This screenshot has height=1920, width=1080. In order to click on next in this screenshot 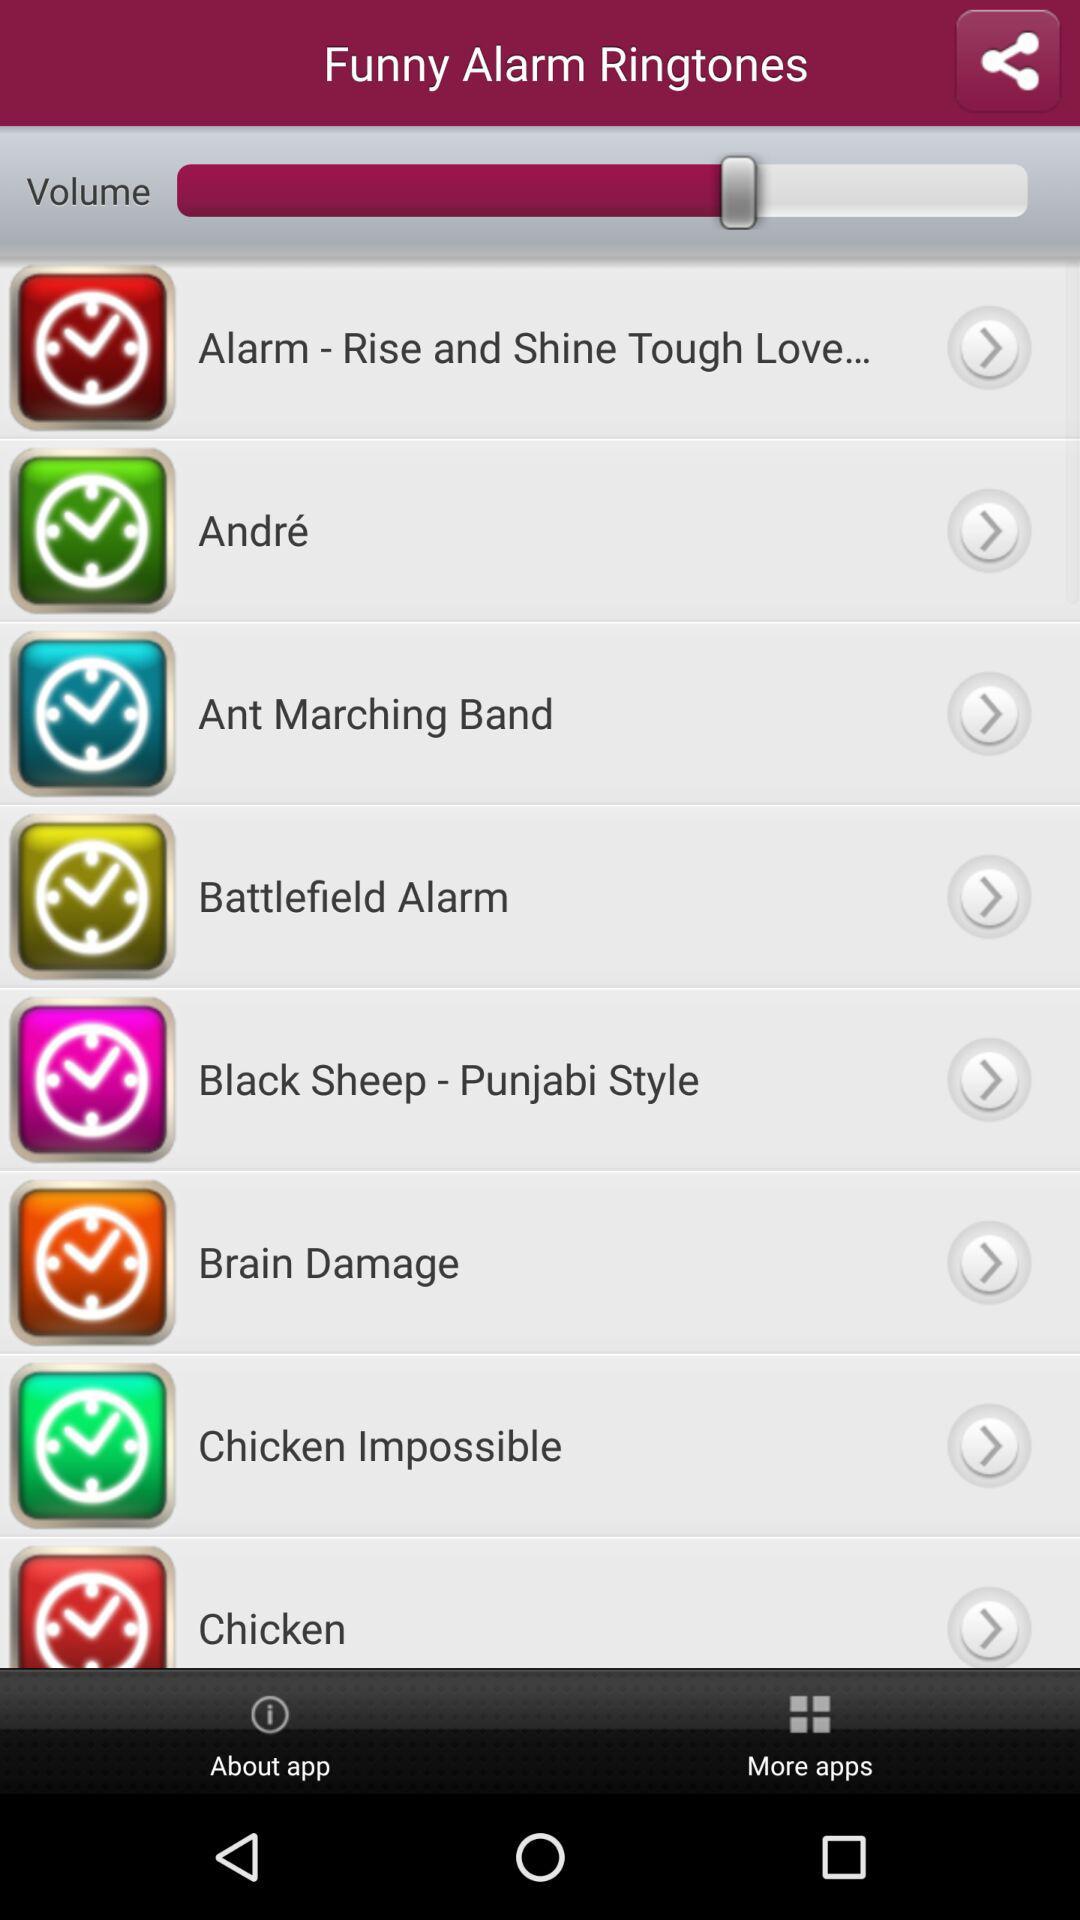, I will do `click(987, 894)`.